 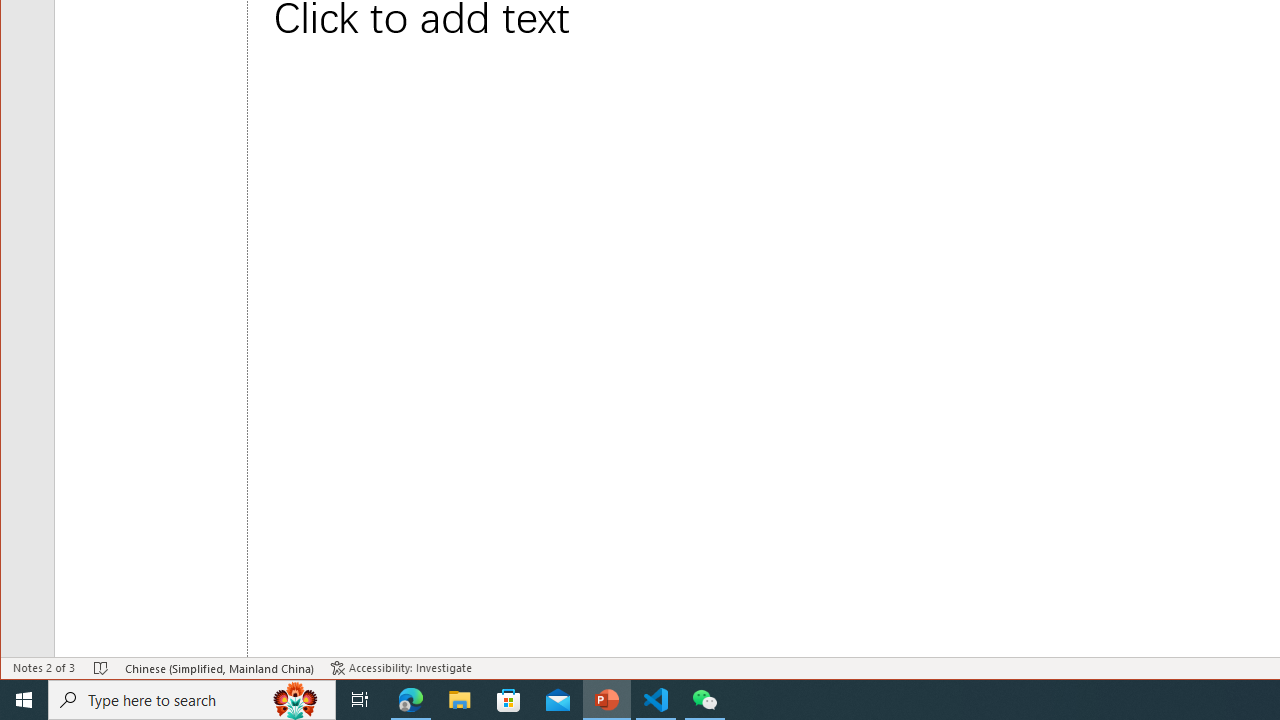 What do you see at coordinates (656, 698) in the screenshot?
I see `'Visual Studio Code - 1 running window'` at bounding box center [656, 698].